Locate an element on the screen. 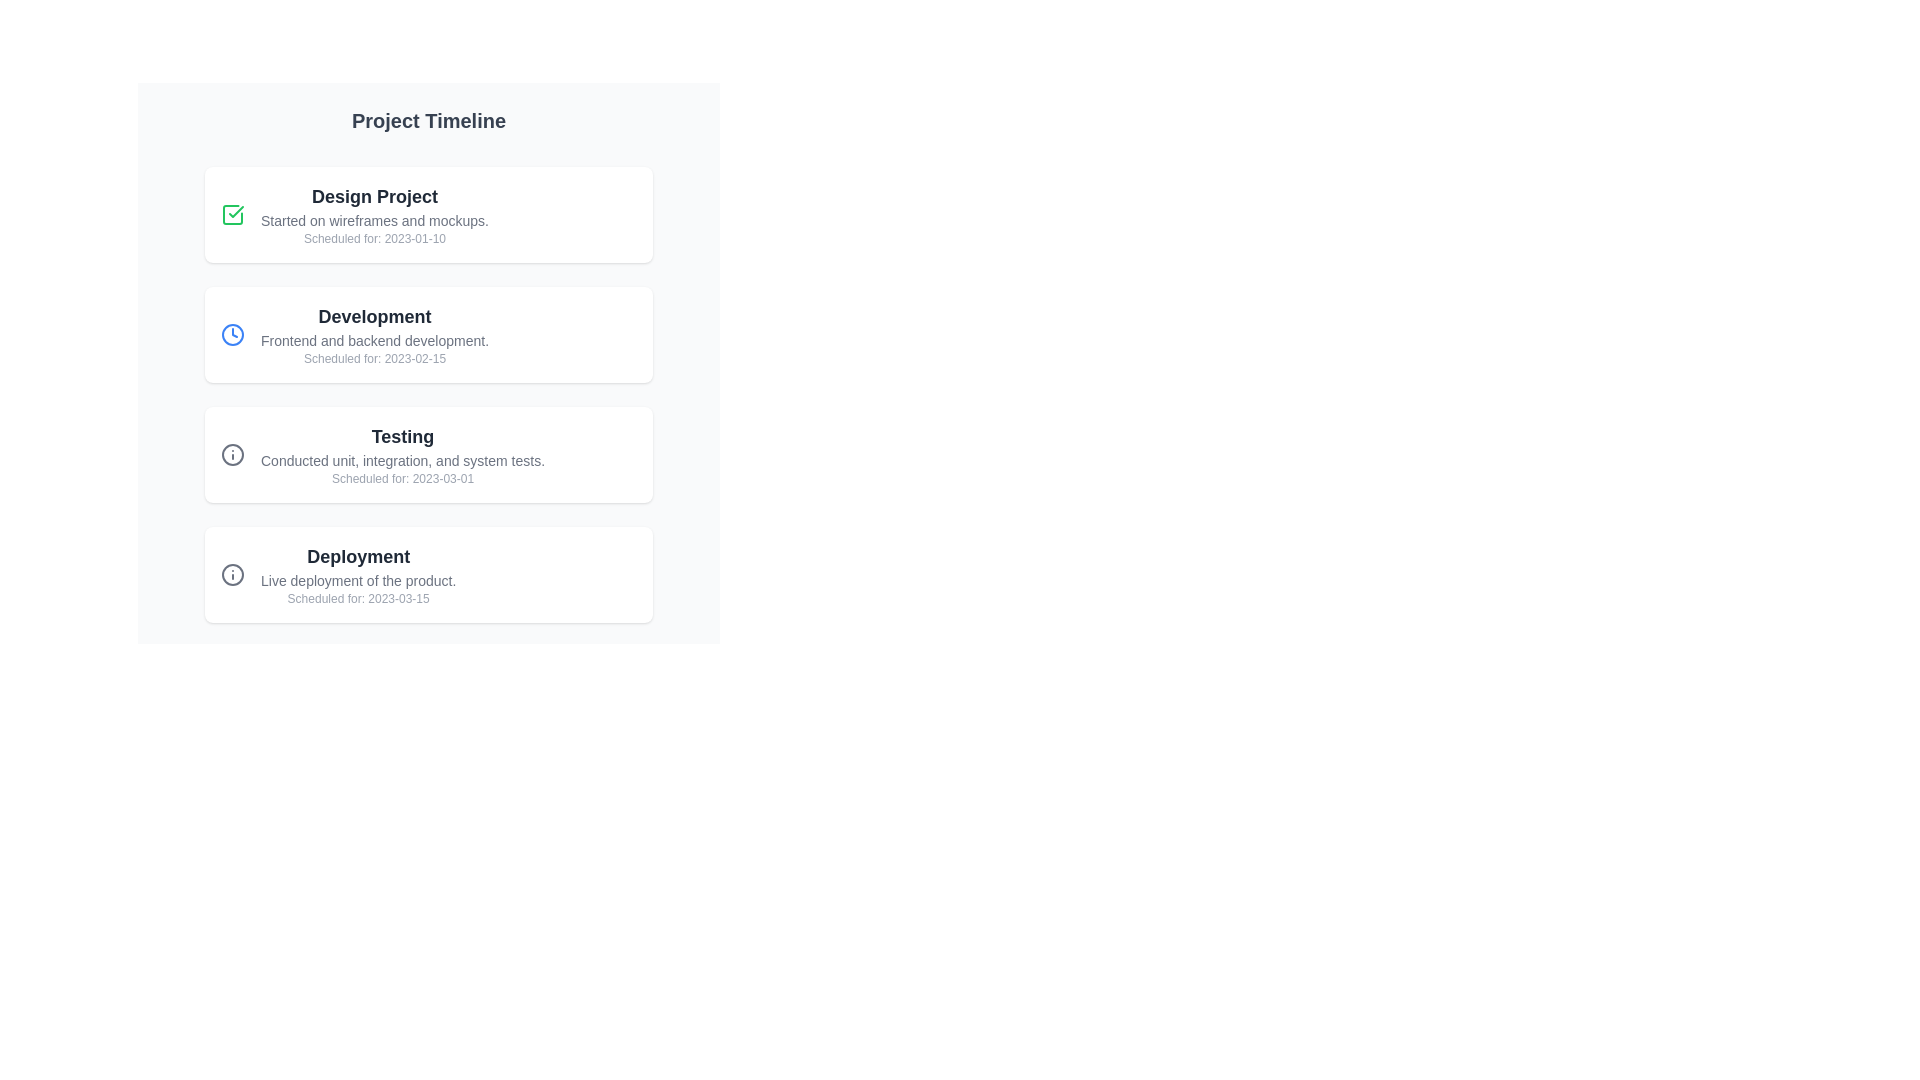  the label that serves as the title for the 'Development' section, which is located between the 'Design Project' box and the 'Testing' box is located at coordinates (374, 315).